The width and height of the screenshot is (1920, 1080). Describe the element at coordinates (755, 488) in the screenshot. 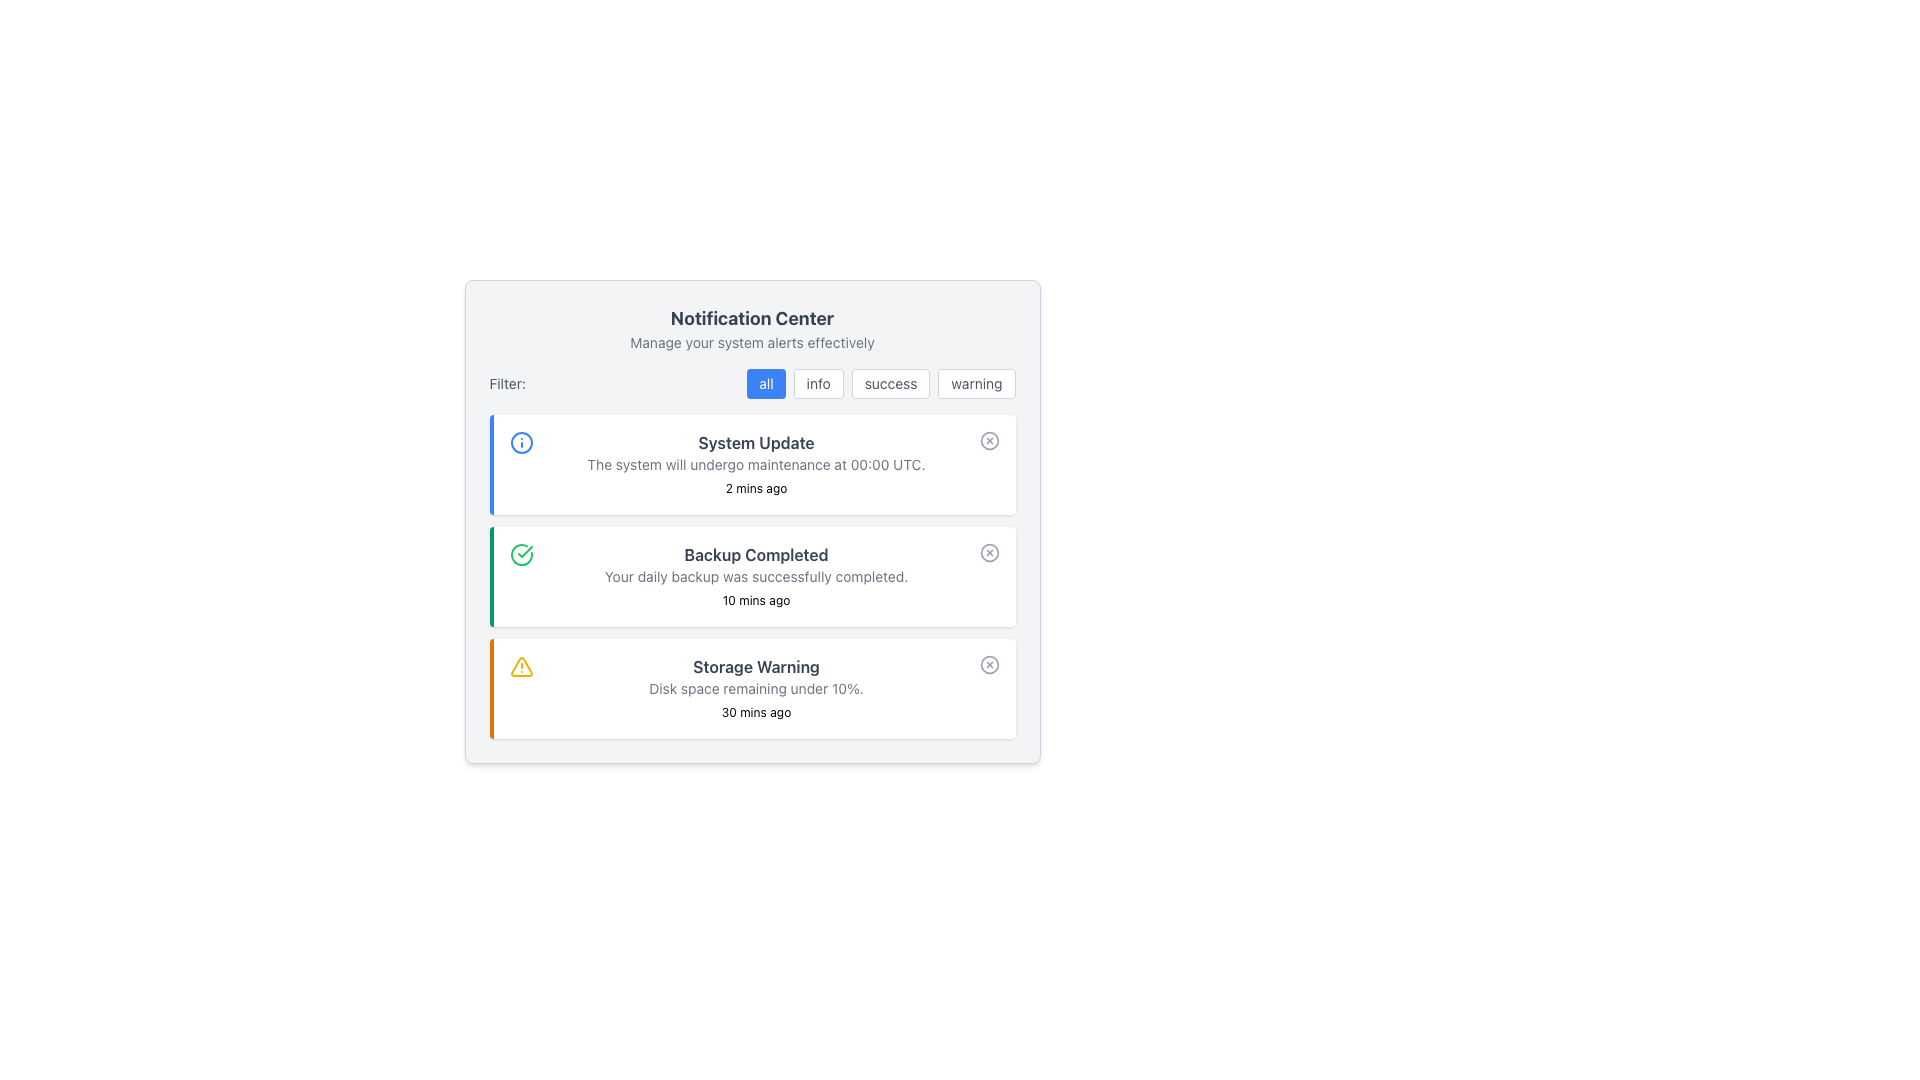

I see `the text label that reads '2 mins ago', styled in light gray-green color, located in the bottom-right portion of the 'System Update' notification card` at that location.